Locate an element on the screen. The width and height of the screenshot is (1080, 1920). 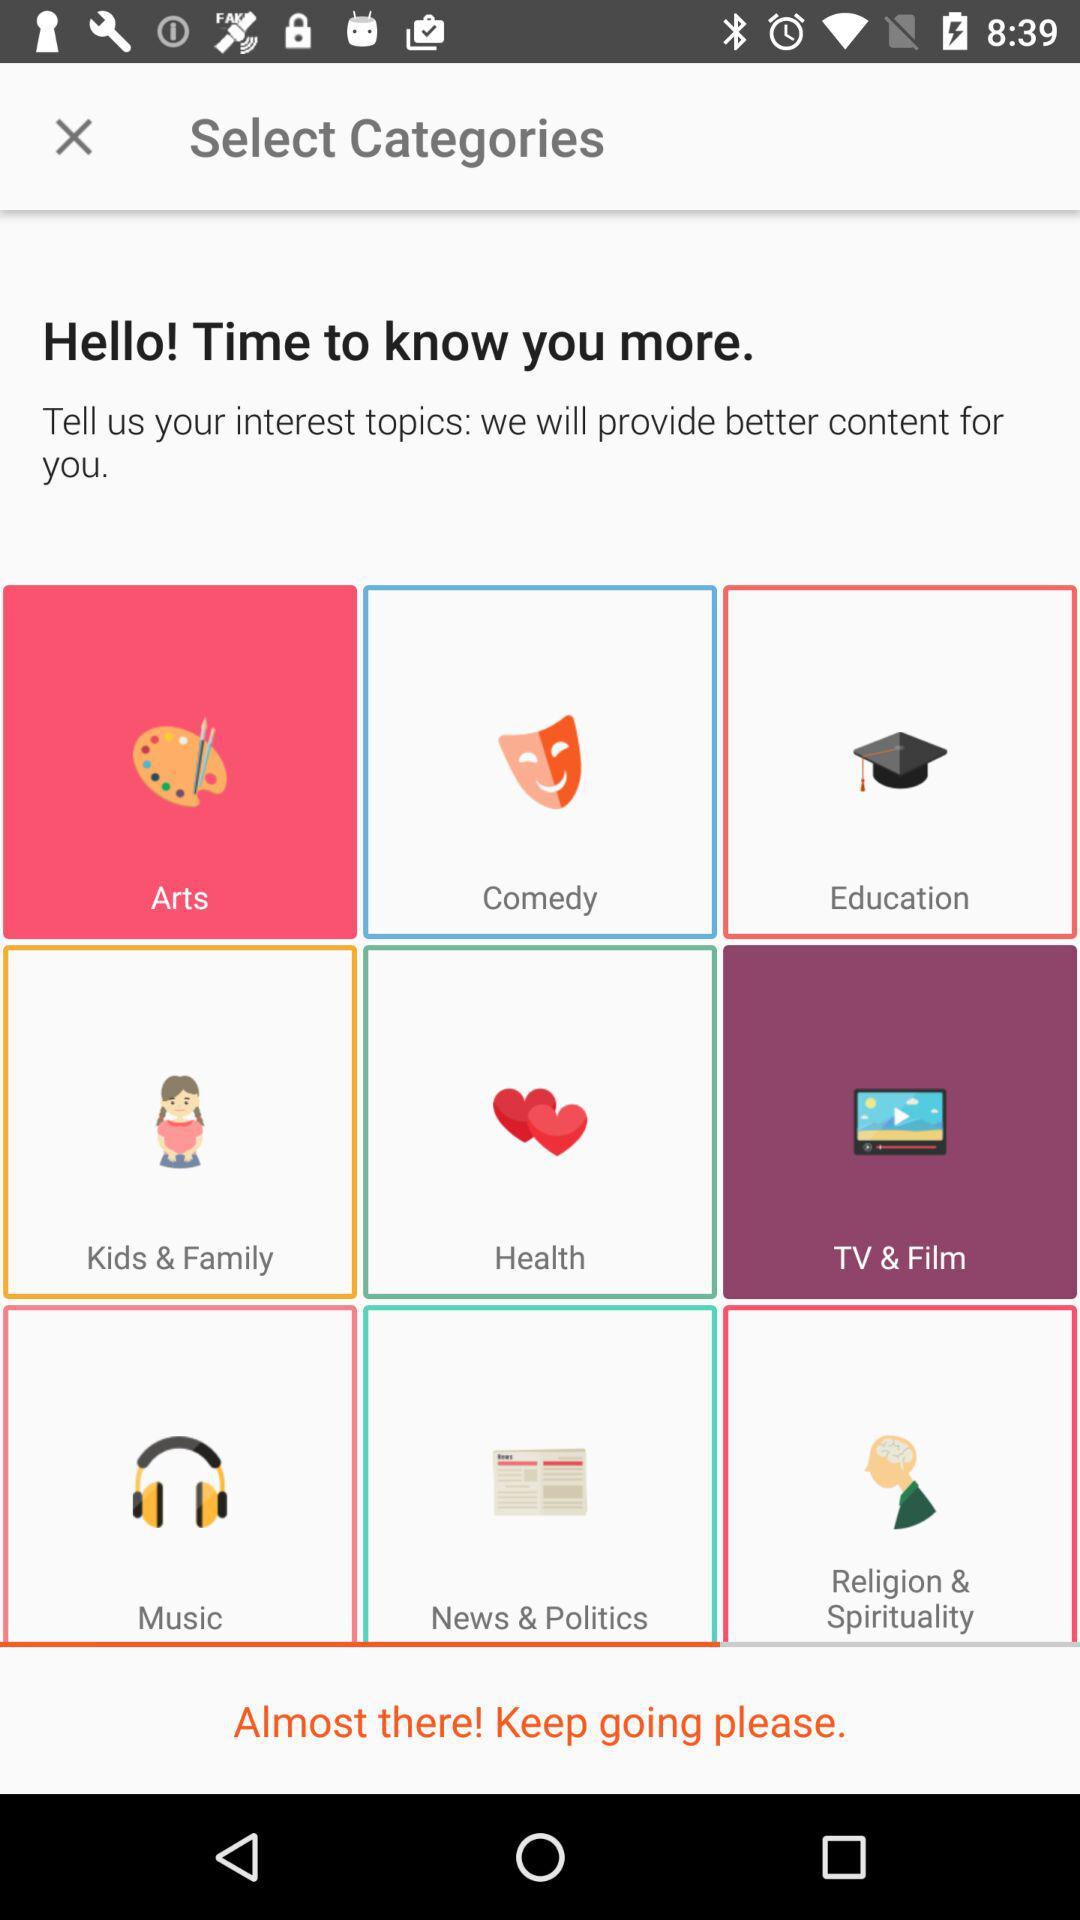
the icon next to select categories is located at coordinates (72, 135).